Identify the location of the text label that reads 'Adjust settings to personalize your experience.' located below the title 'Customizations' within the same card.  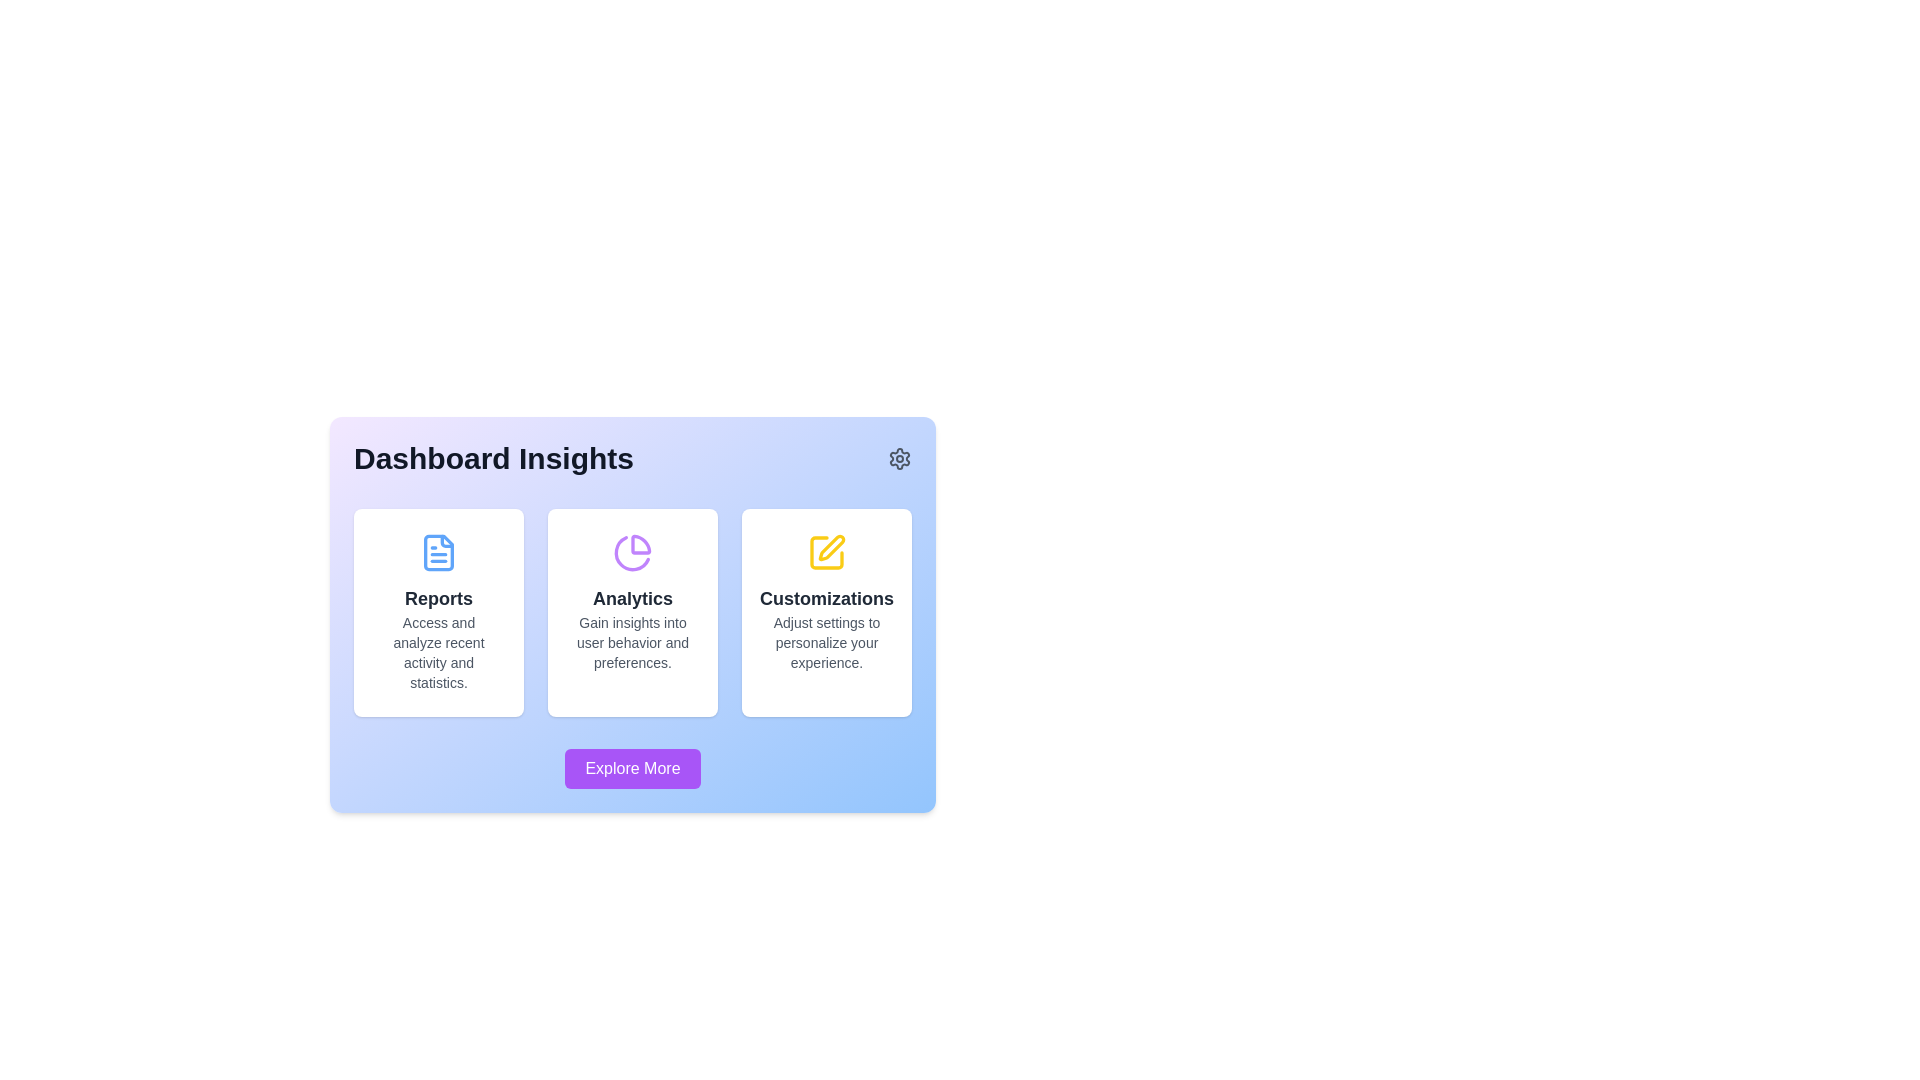
(826, 643).